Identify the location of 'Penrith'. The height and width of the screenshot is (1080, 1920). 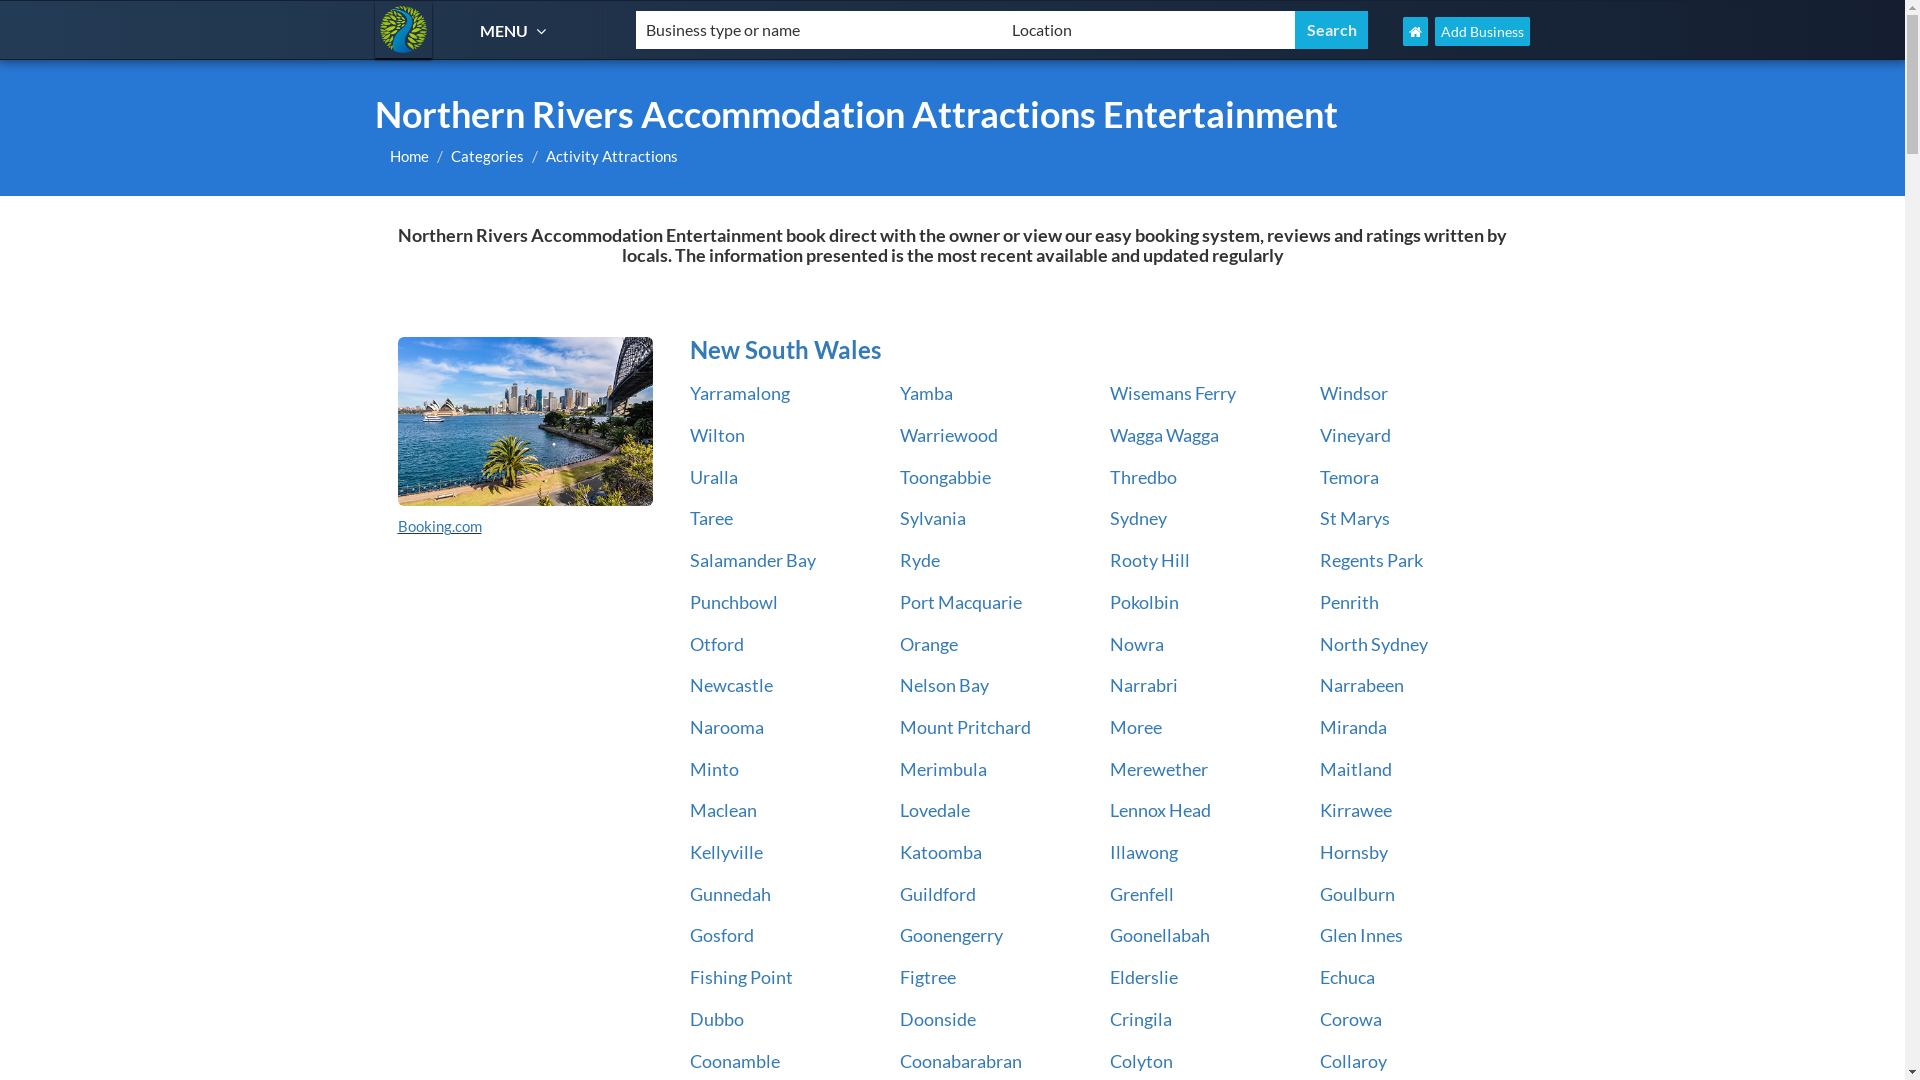
(1320, 600).